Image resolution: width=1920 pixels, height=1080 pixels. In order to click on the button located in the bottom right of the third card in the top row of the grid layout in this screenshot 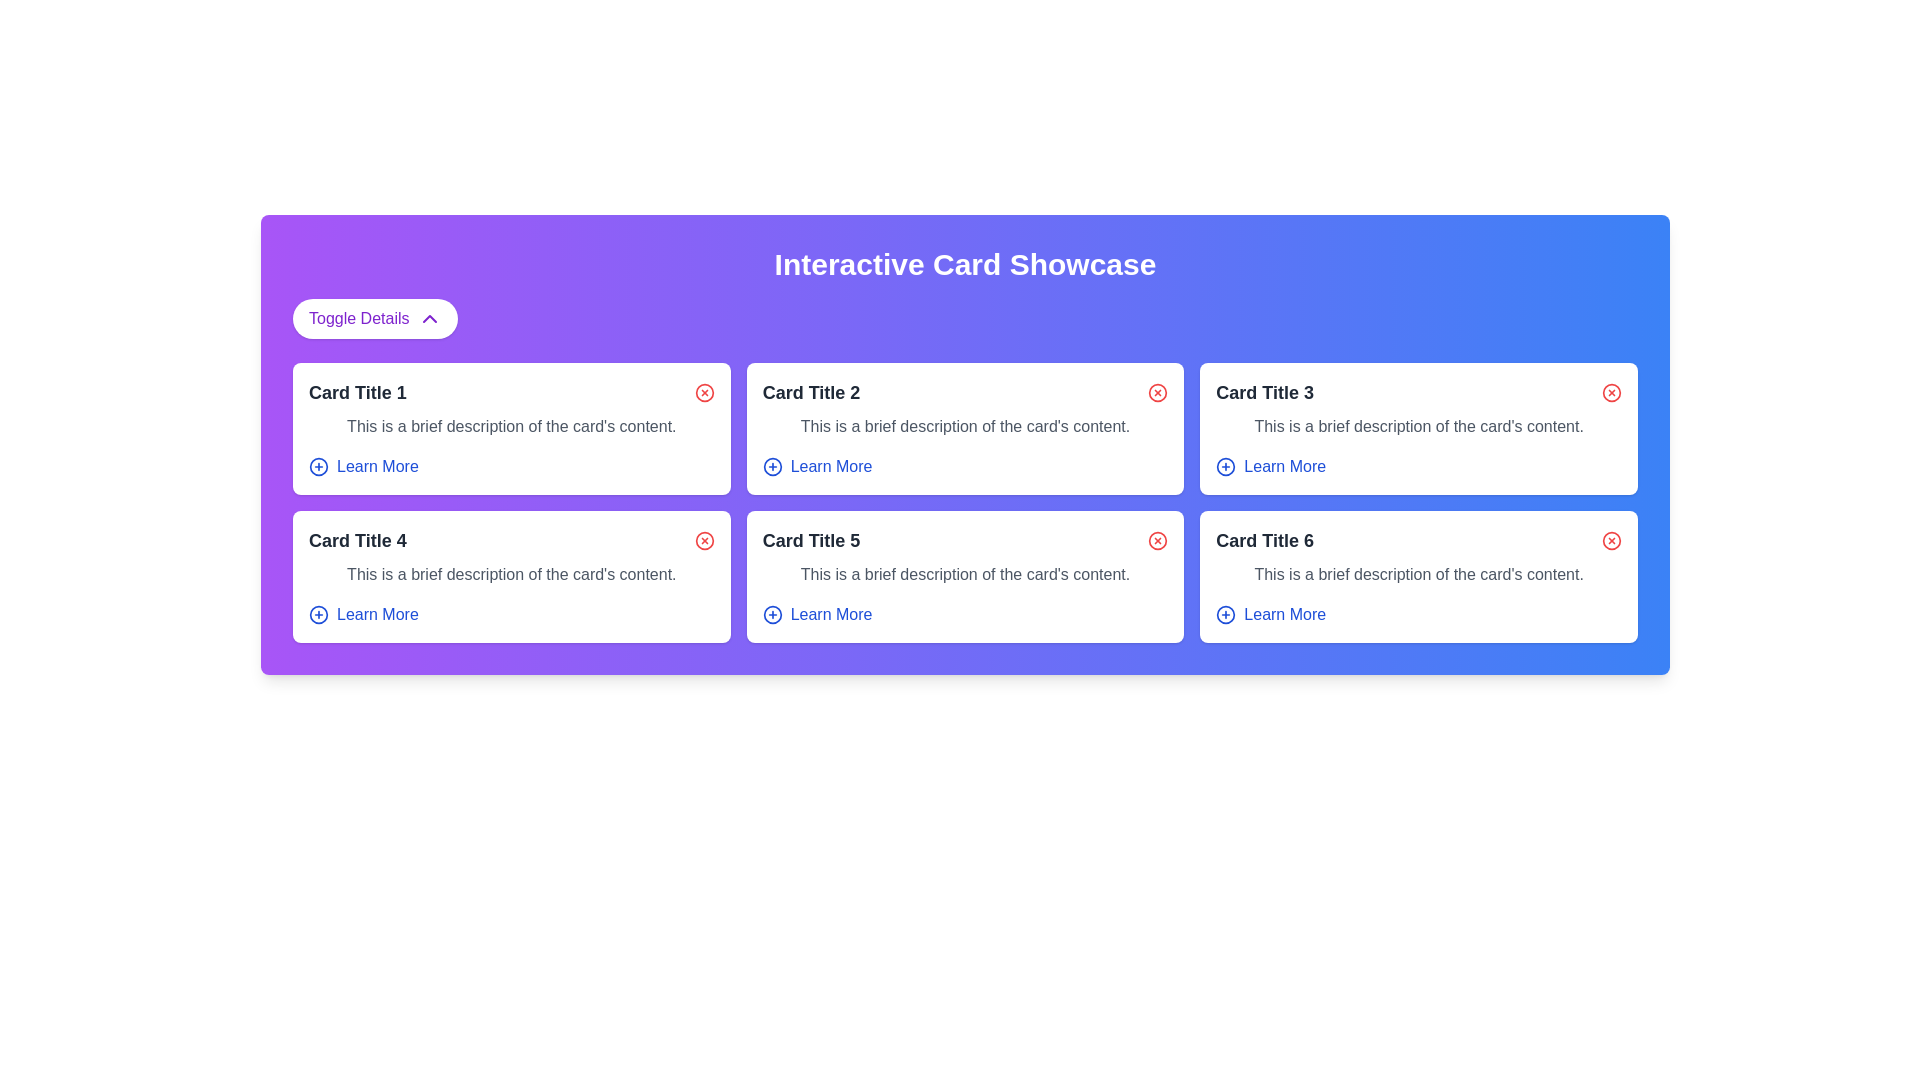, I will do `click(1270, 466)`.